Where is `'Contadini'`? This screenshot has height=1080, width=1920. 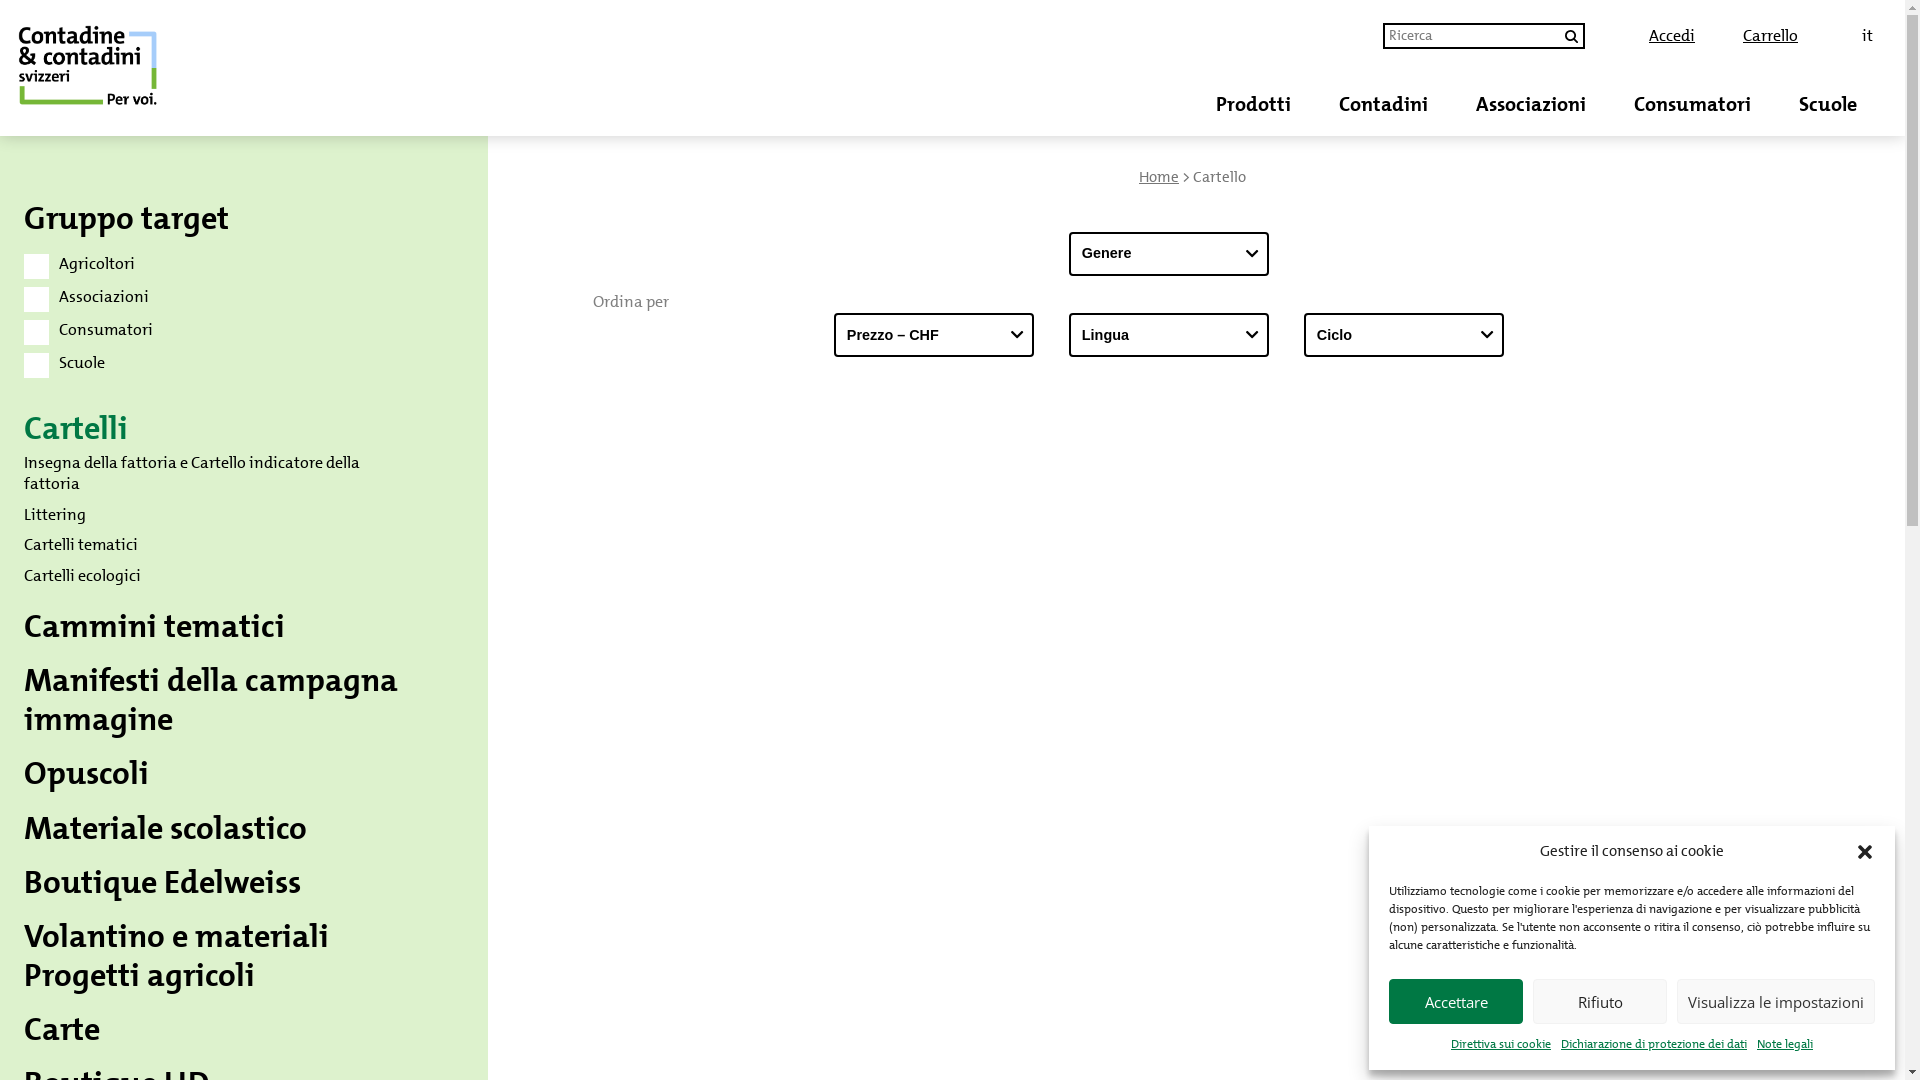 'Contadini' is located at coordinates (1382, 104).